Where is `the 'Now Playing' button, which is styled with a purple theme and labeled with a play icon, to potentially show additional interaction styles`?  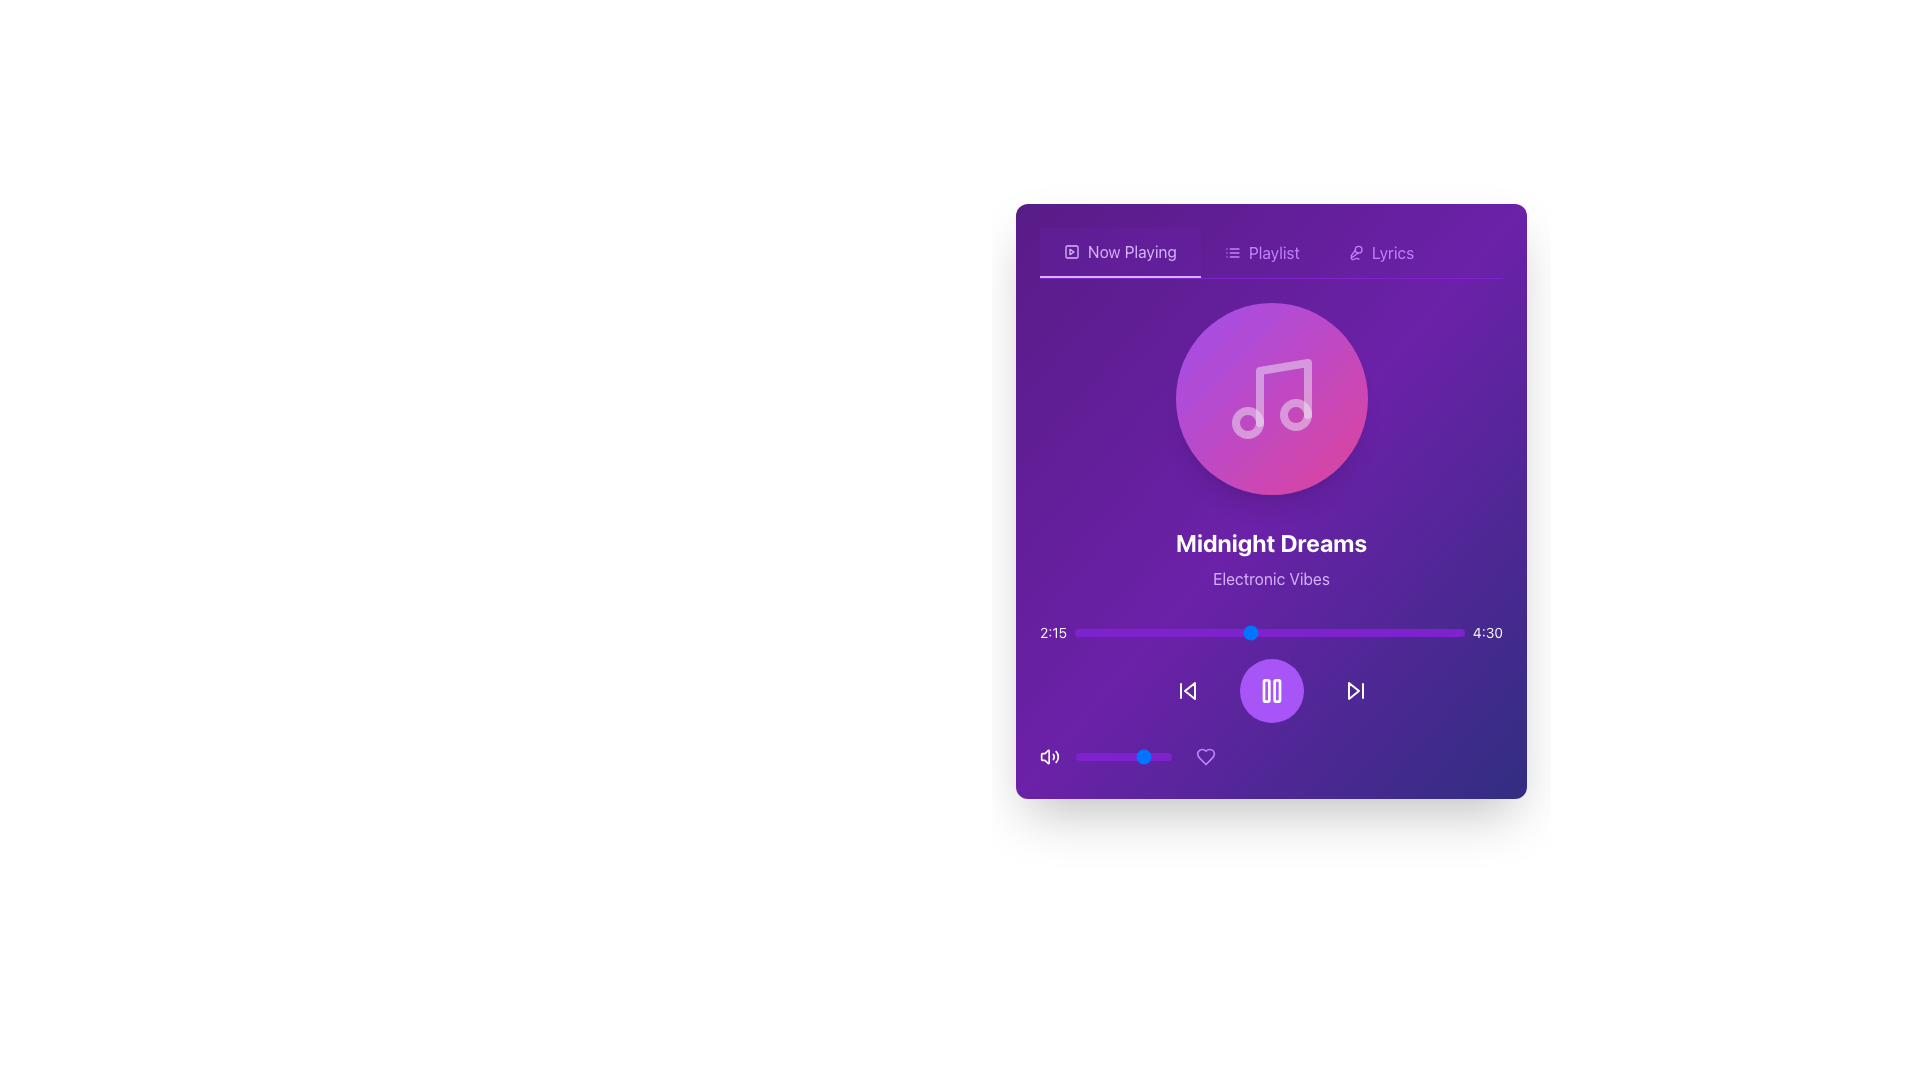
the 'Now Playing' button, which is styled with a purple theme and labeled with a play icon, to potentially show additional interaction styles is located at coordinates (1120, 252).